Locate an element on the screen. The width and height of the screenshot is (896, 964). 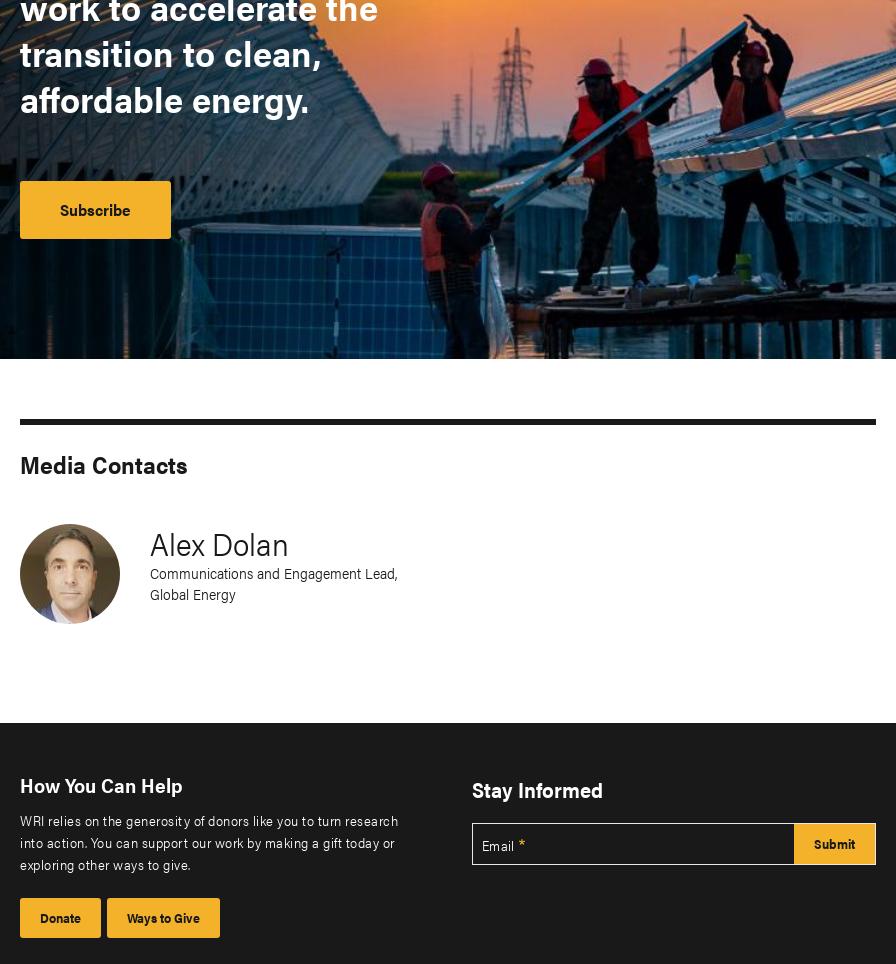
'Email' is located at coordinates (497, 842).